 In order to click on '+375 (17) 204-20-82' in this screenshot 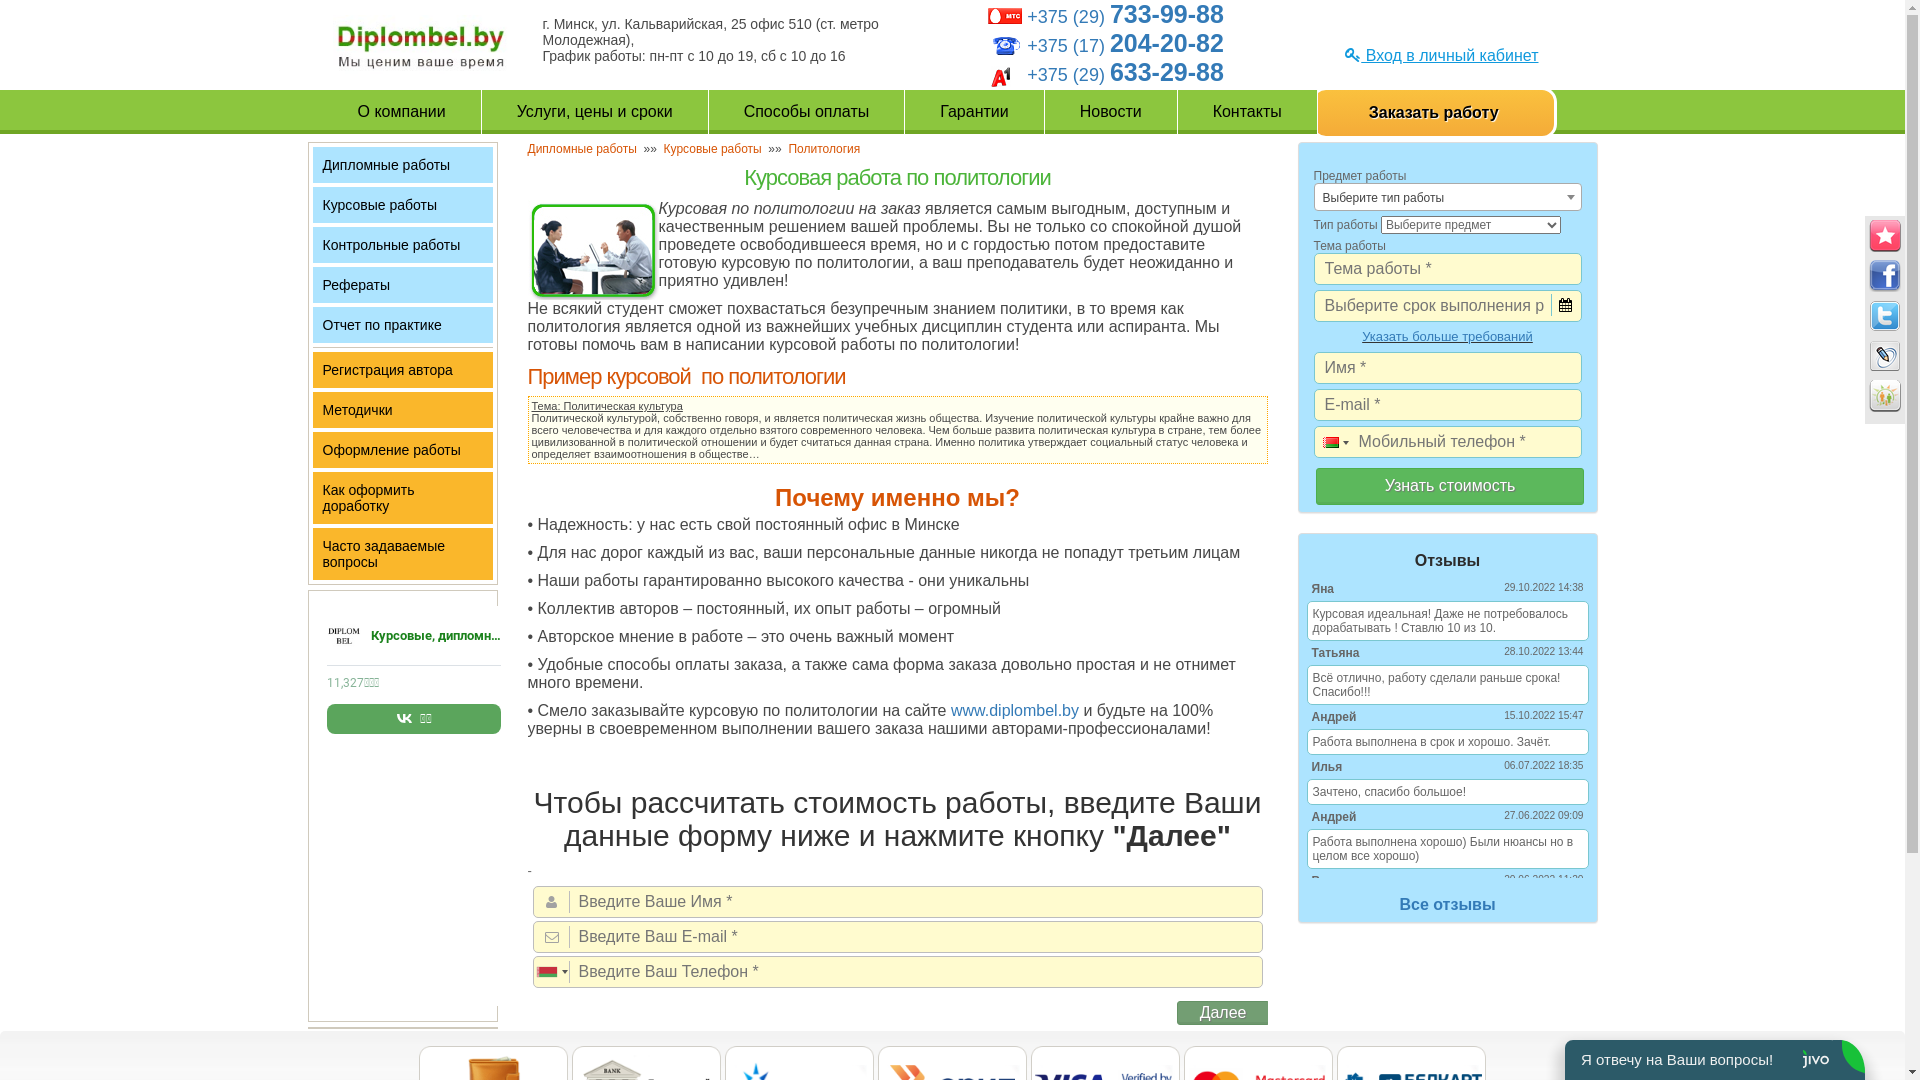, I will do `click(1125, 45)`.